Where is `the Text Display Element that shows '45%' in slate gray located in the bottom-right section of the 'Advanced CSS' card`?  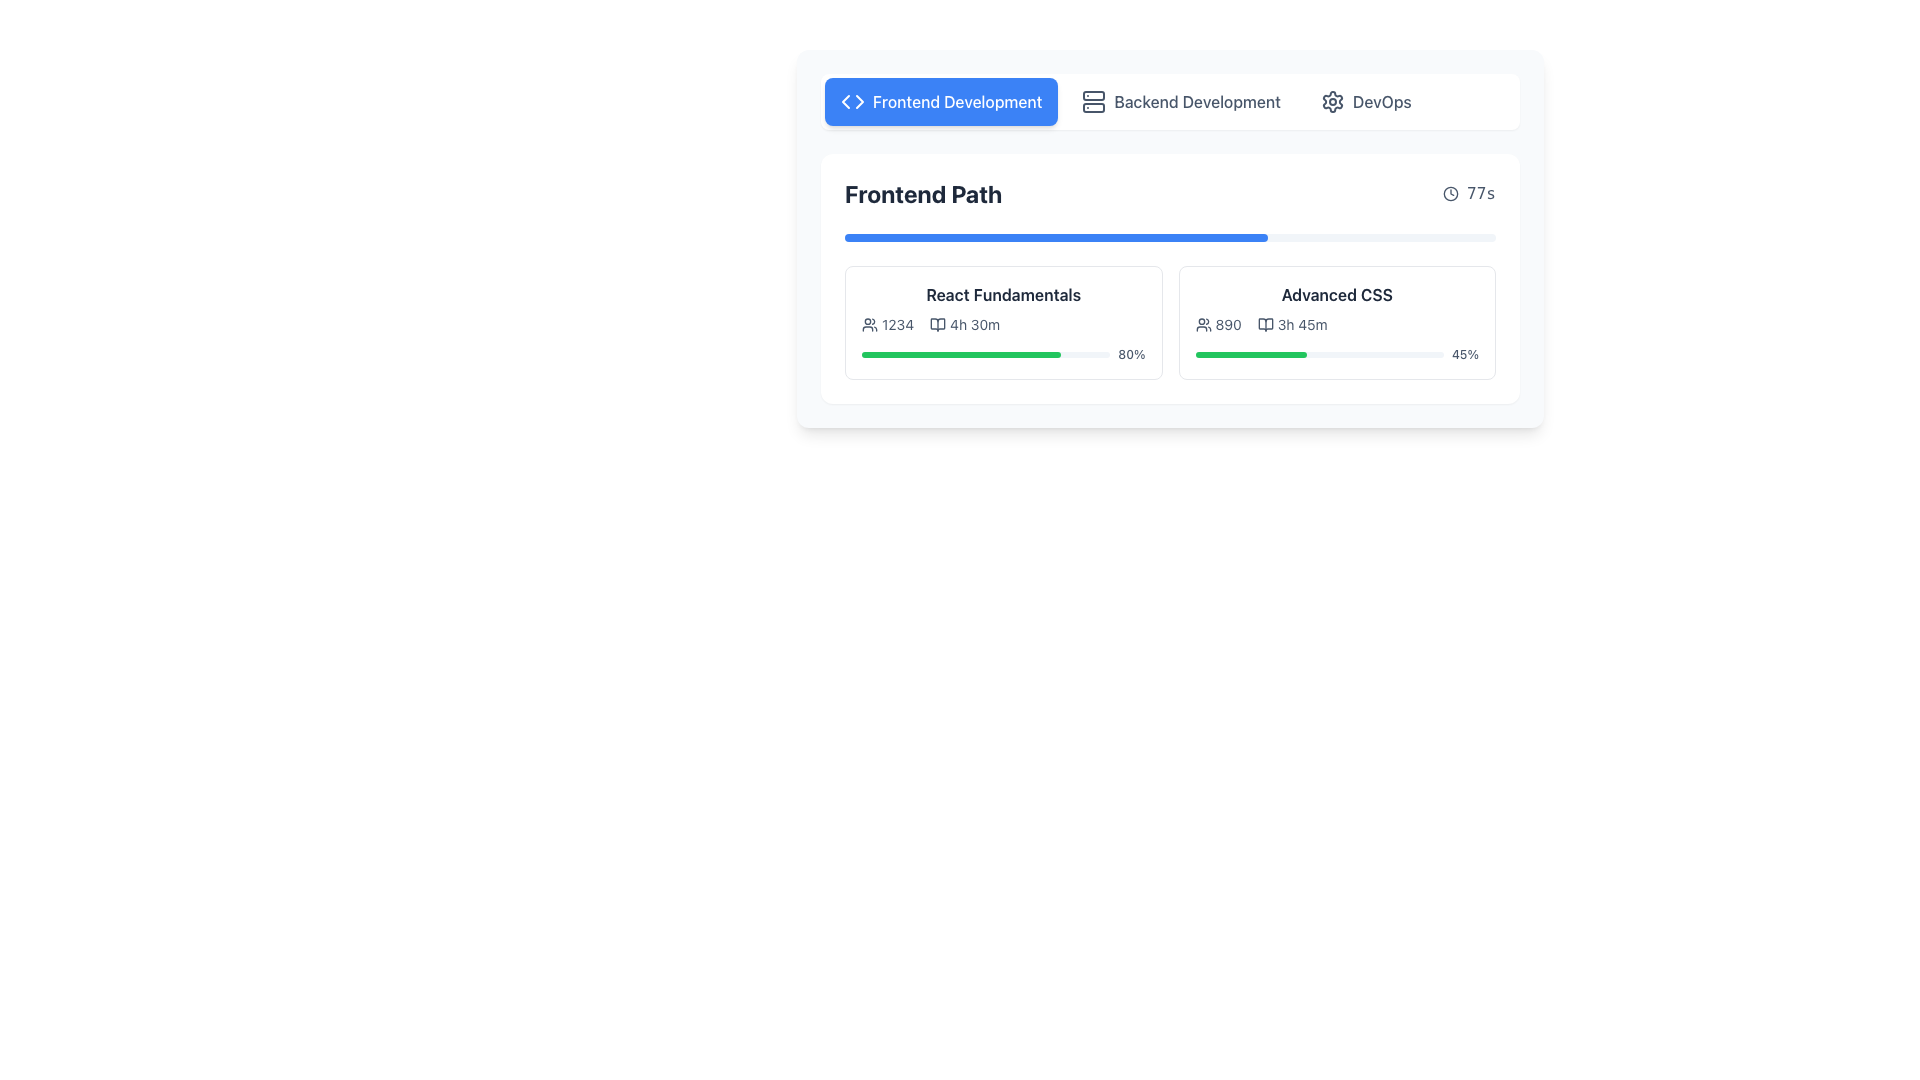
the Text Display Element that shows '45%' in slate gray located in the bottom-right section of the 'Advanced CSS' card is located at coordinates (1465, 353).